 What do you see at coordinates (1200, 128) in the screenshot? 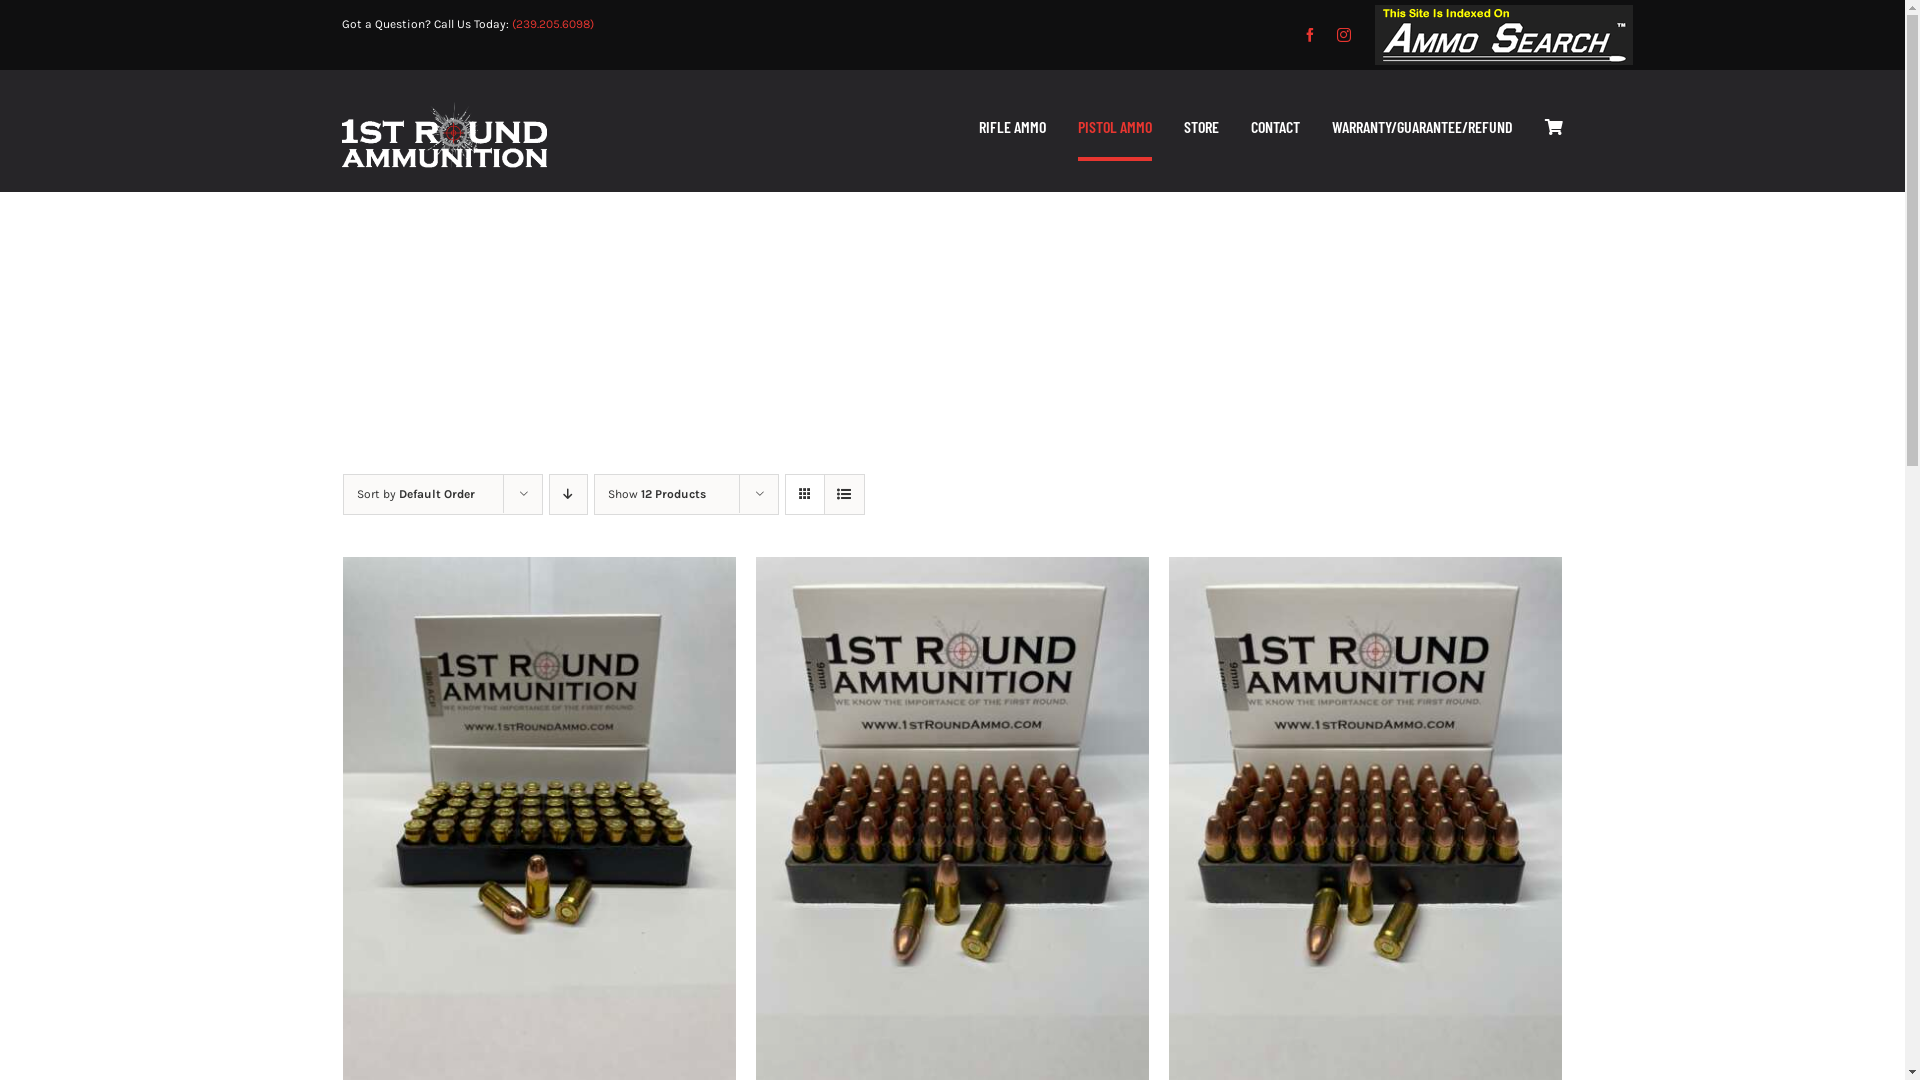
I see `'STORE'` at bounding box center [1200, 128].